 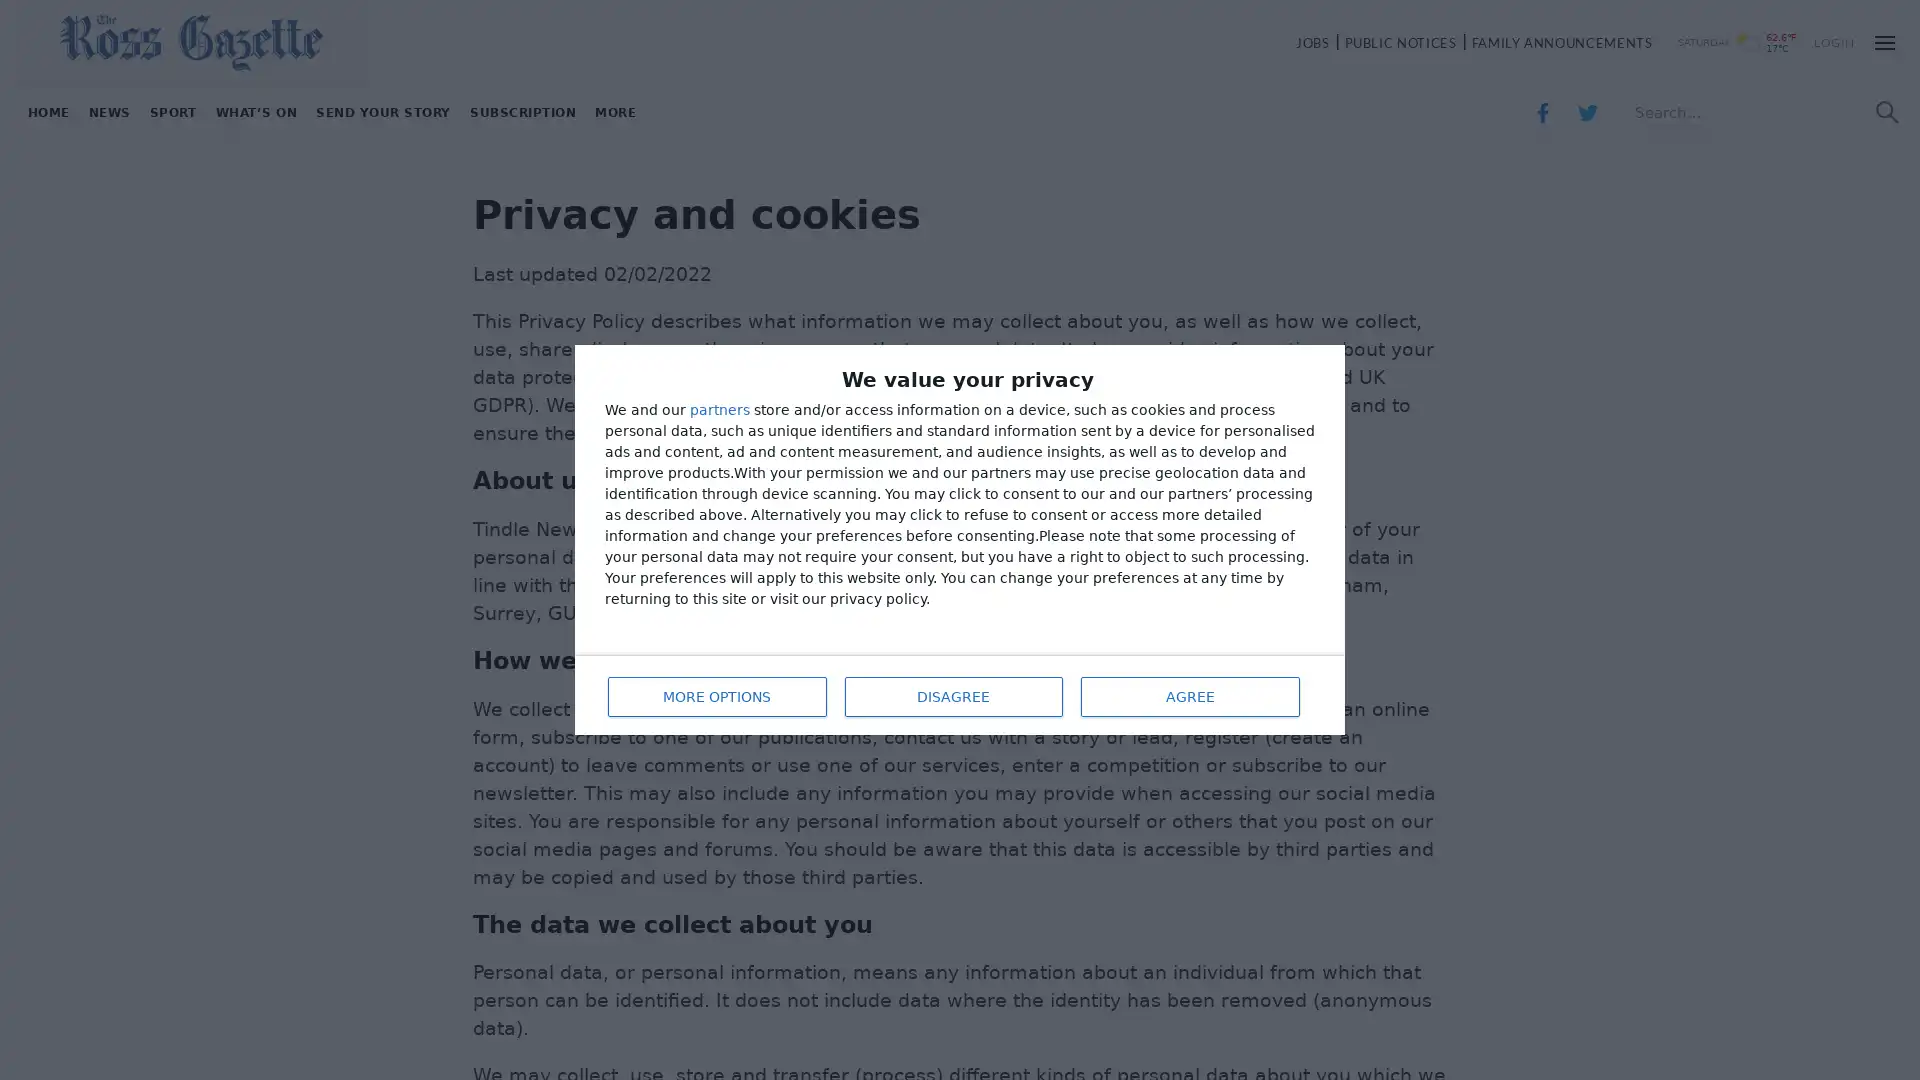 I want to click on LOGIN, so click(x=1834, y=42).